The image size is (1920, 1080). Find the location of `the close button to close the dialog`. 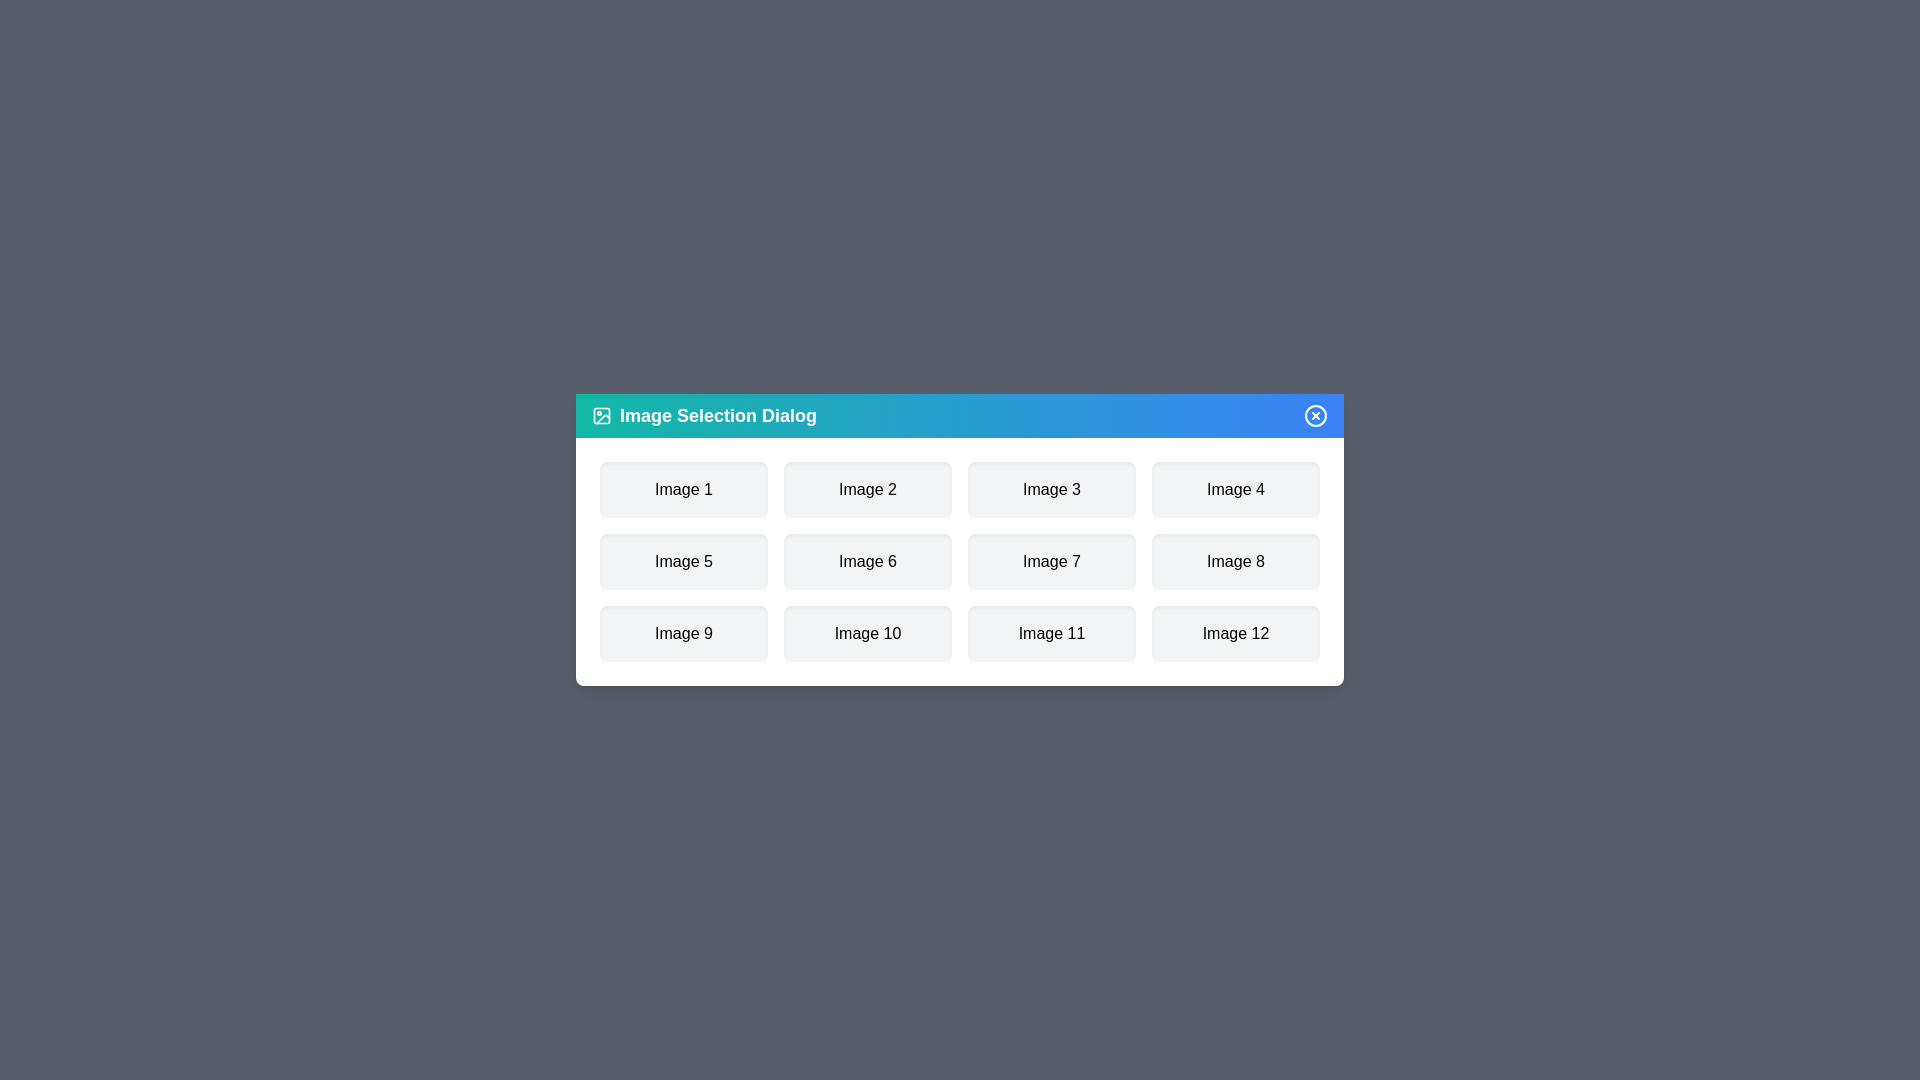

the close button to close the dialog is located at coordinates (1315, 415).